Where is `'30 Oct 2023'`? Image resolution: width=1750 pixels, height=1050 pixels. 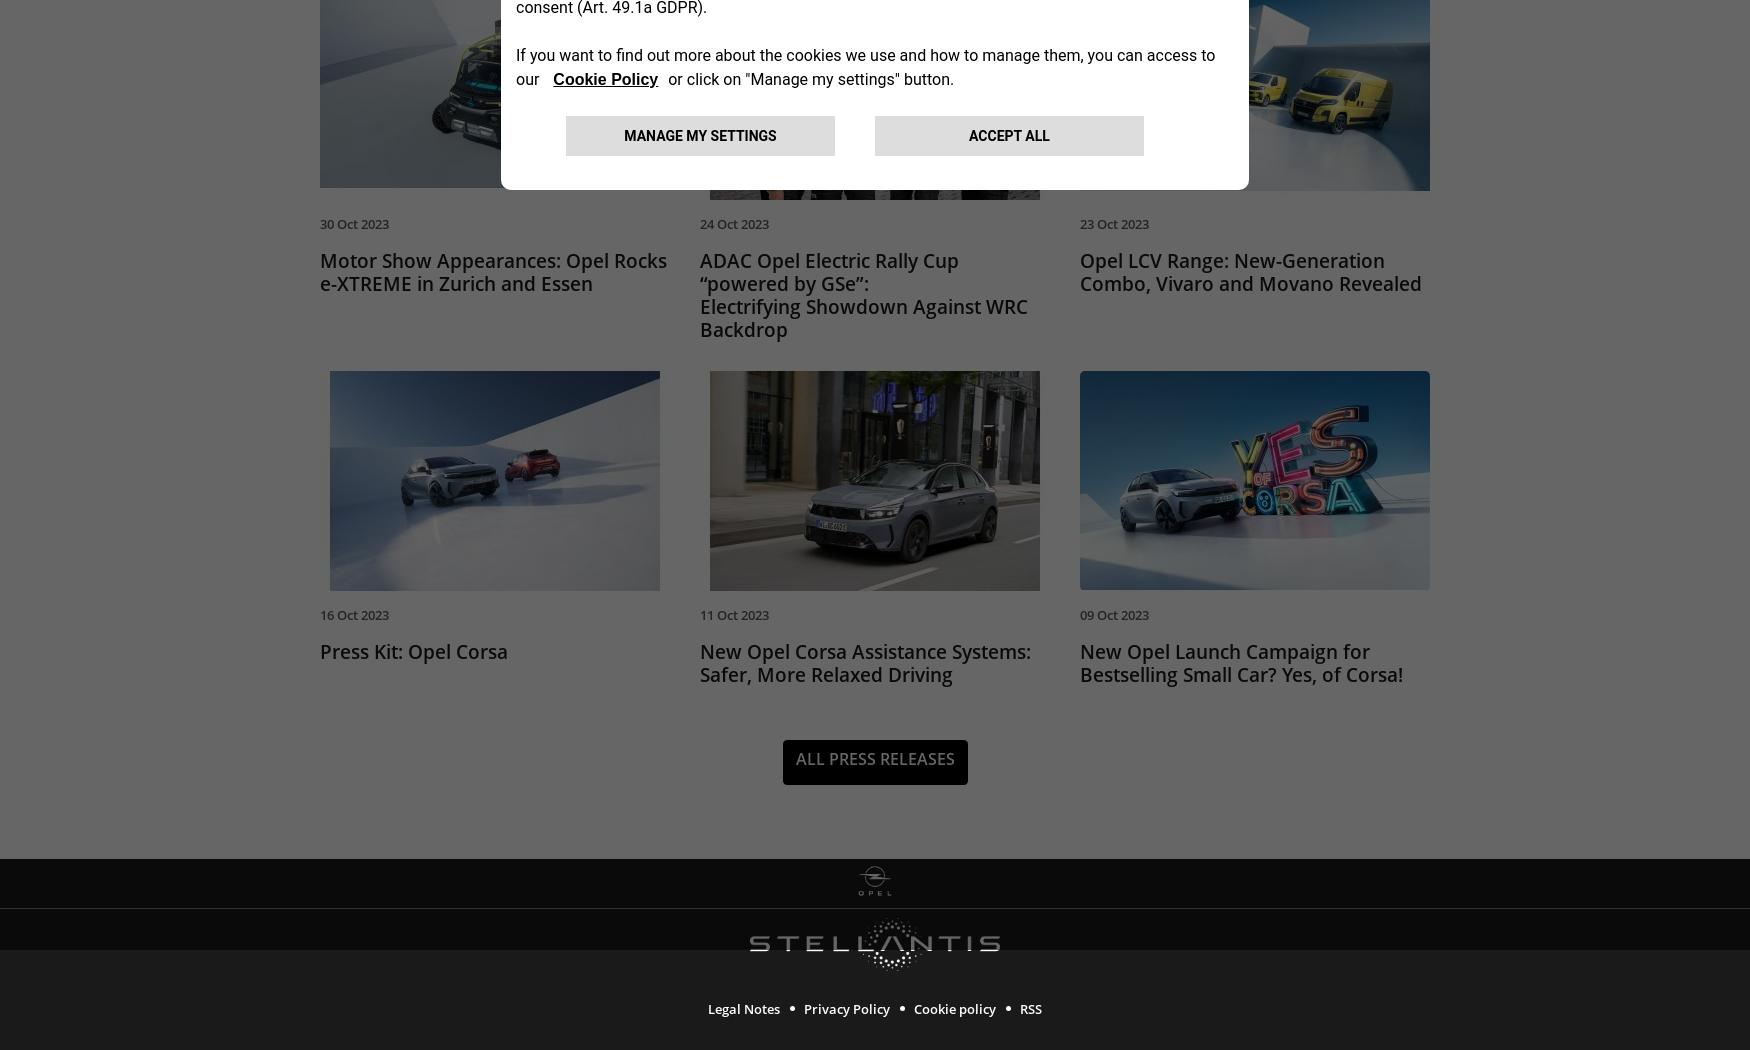
'30 Oct 2023' is located at coordinates (354, 222).